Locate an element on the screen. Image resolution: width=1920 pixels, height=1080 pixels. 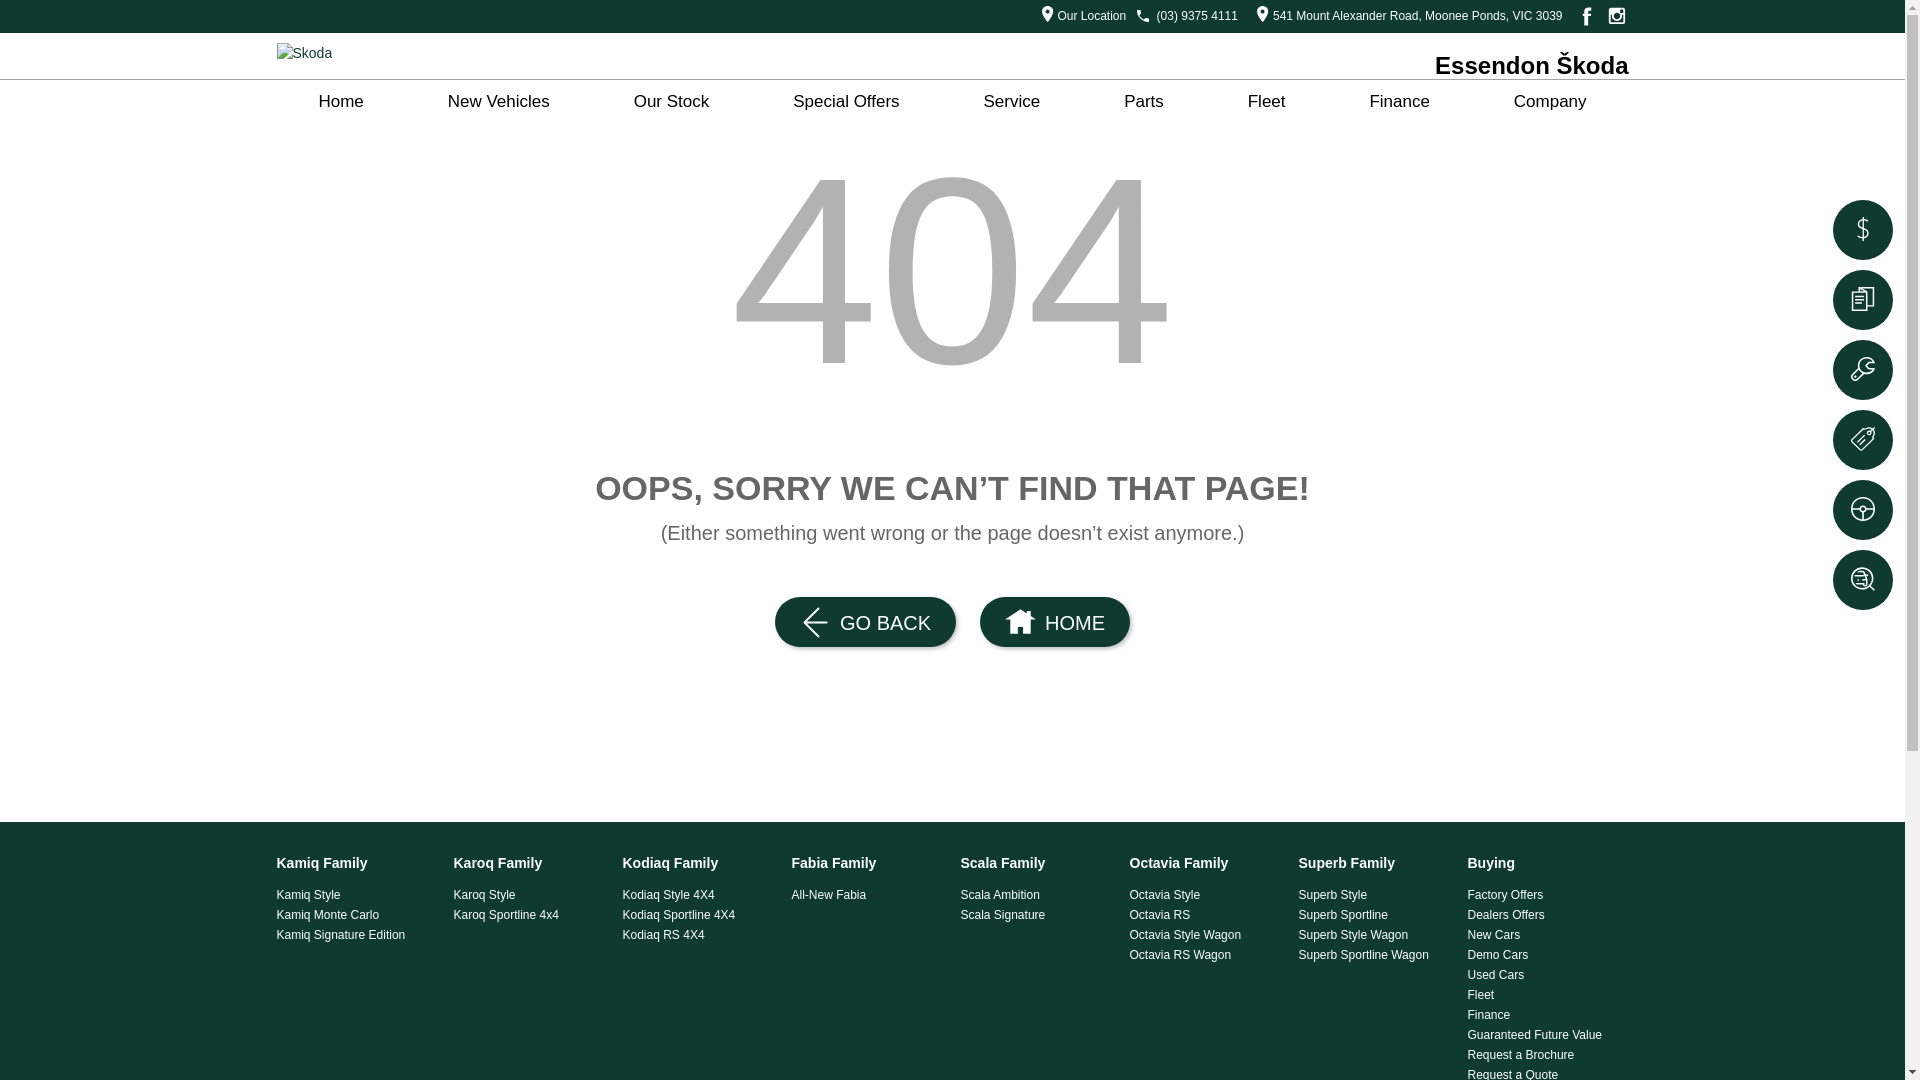
'Scala Signature' is located at coordinates (1036, 914).